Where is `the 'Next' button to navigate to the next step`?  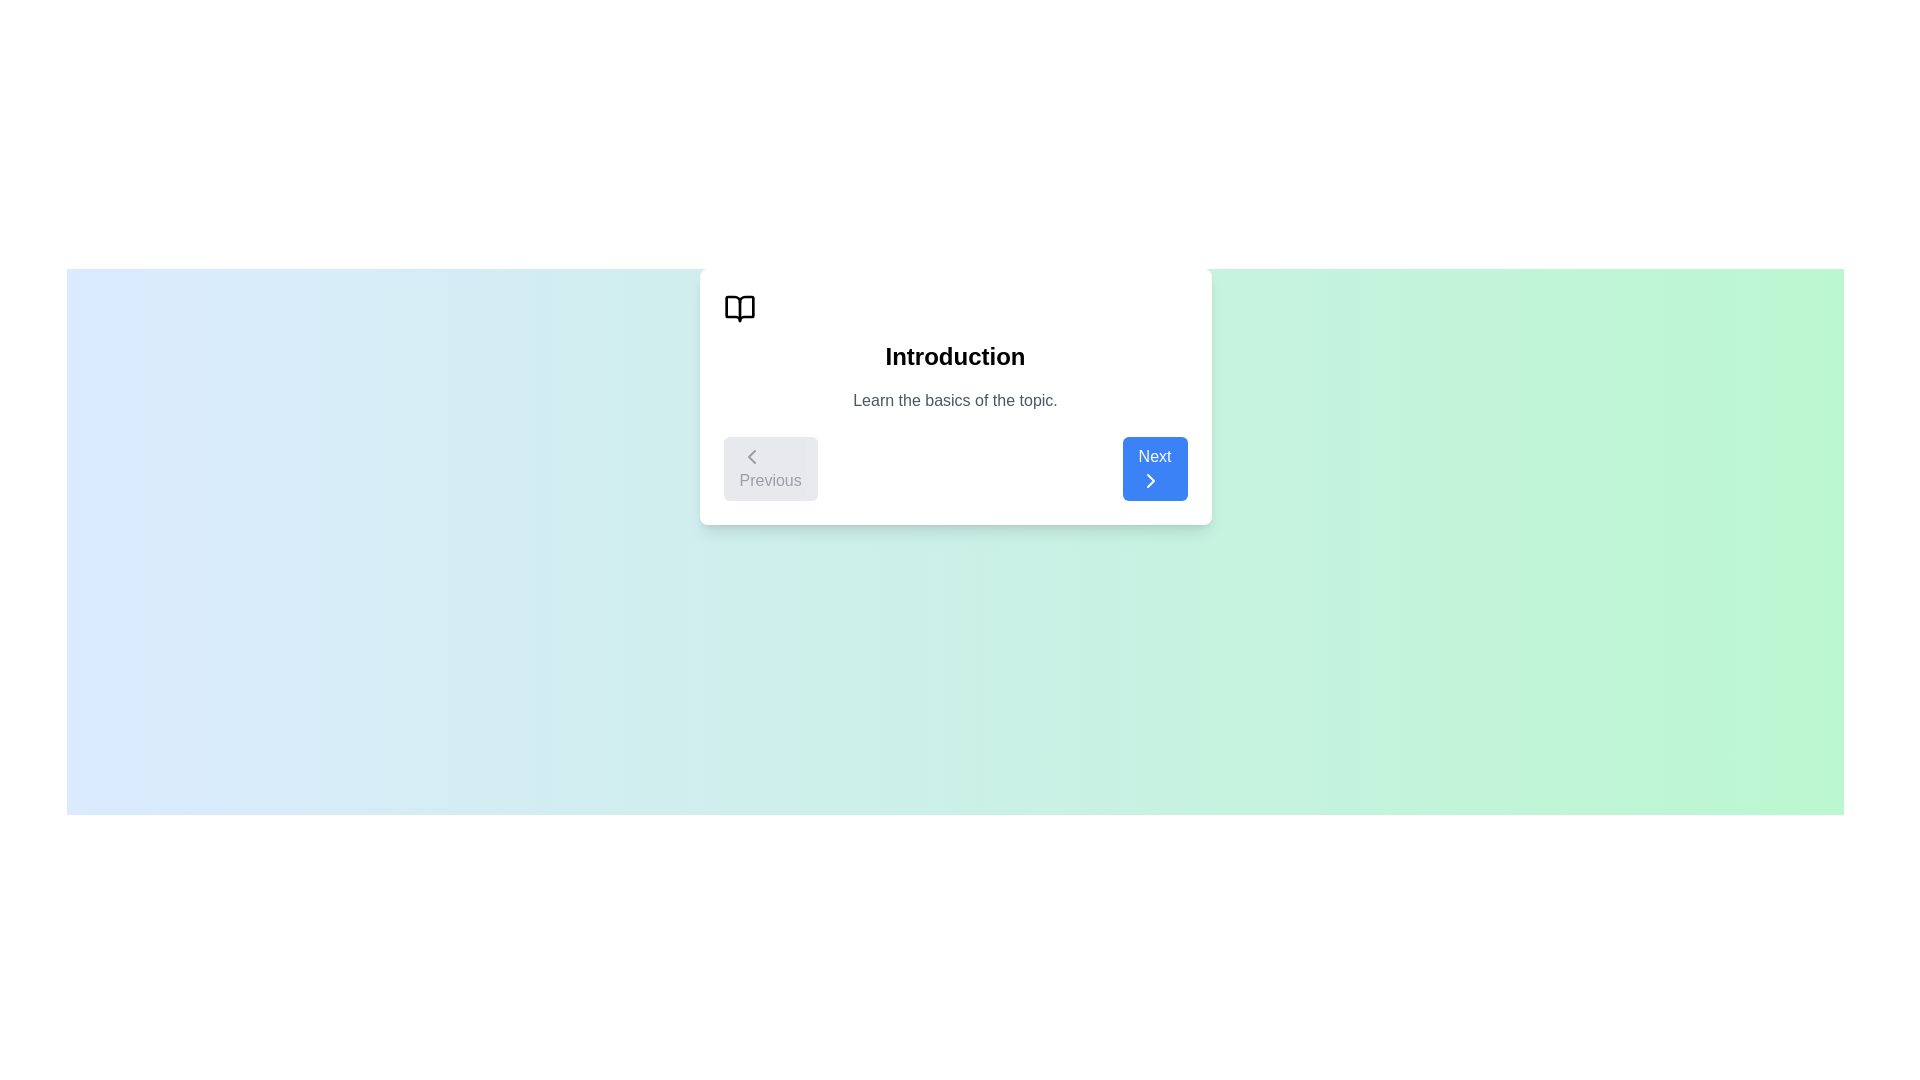 the 'Next' button to navigate to the next step is located at coordinates (1155, 469).